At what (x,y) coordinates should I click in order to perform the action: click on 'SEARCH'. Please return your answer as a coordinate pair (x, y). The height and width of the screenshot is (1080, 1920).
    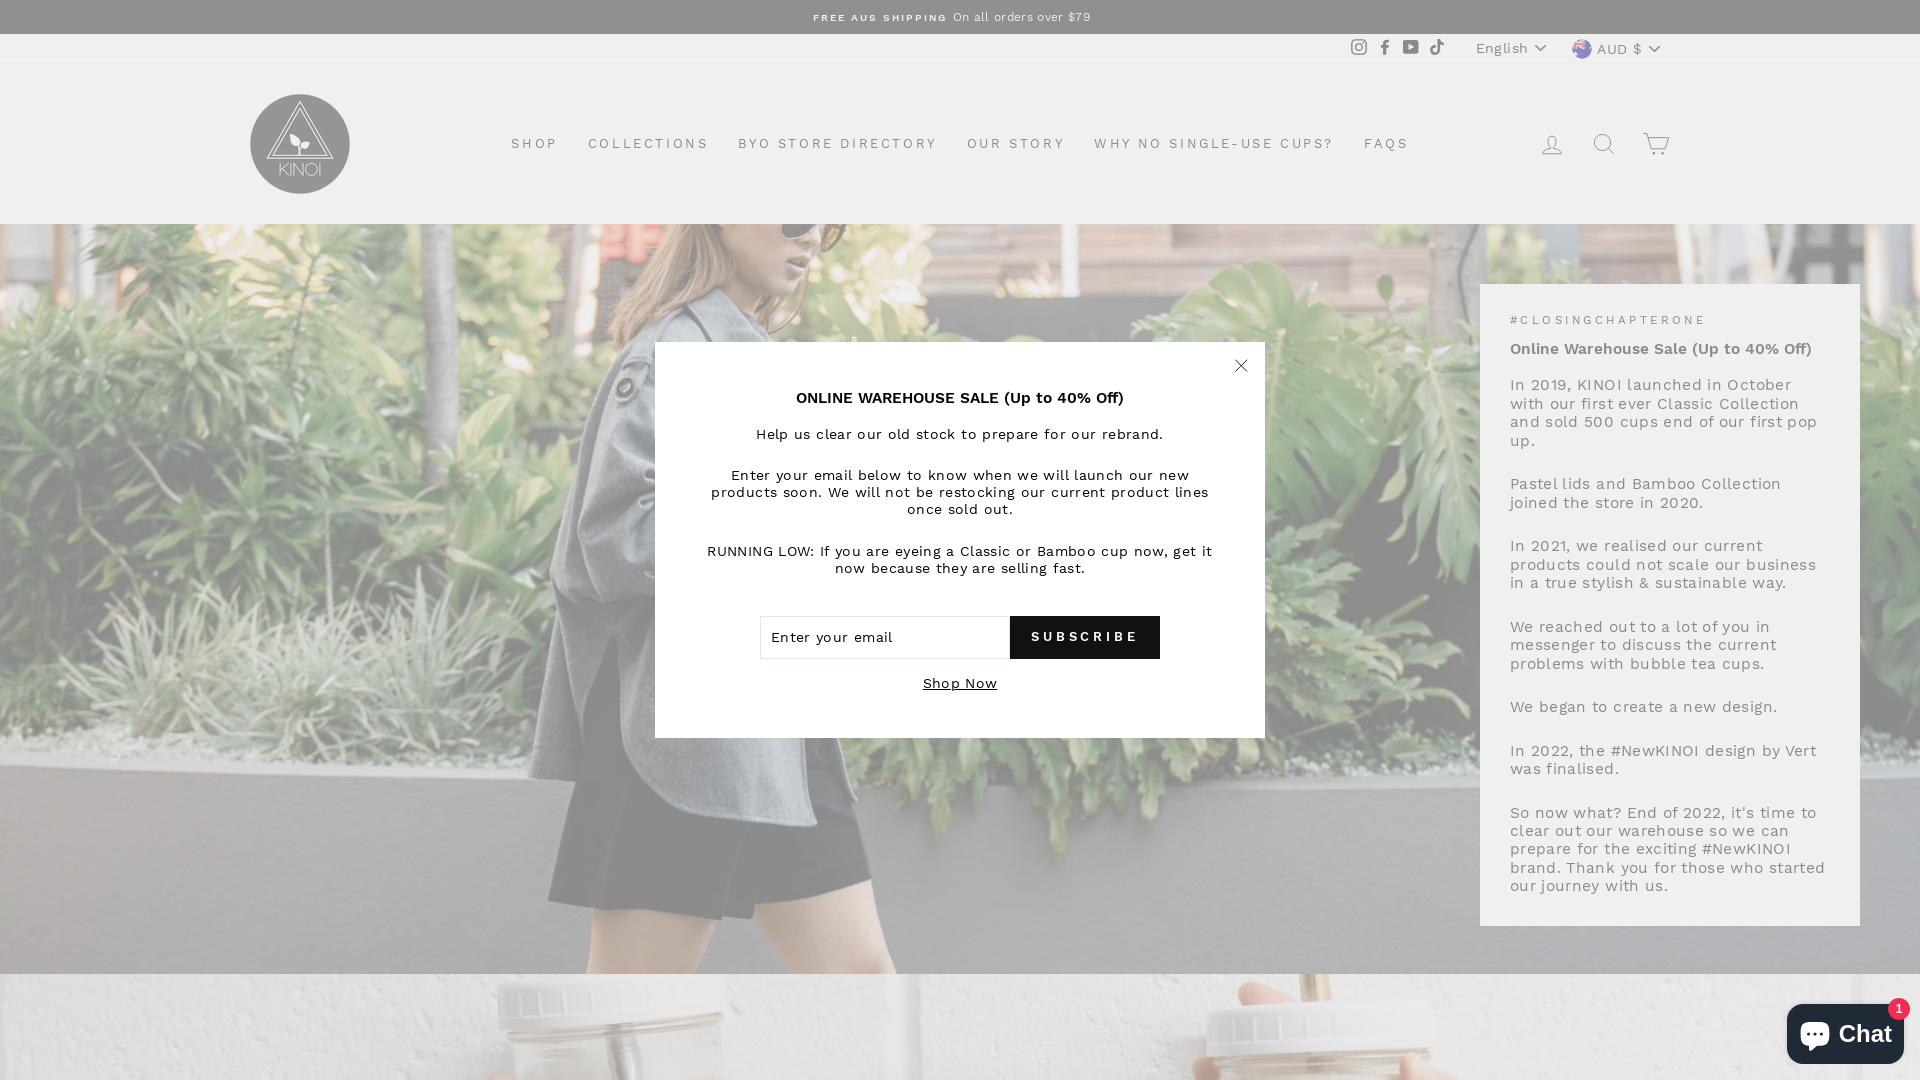
    Looking at the image, I should click on (1603, 143).